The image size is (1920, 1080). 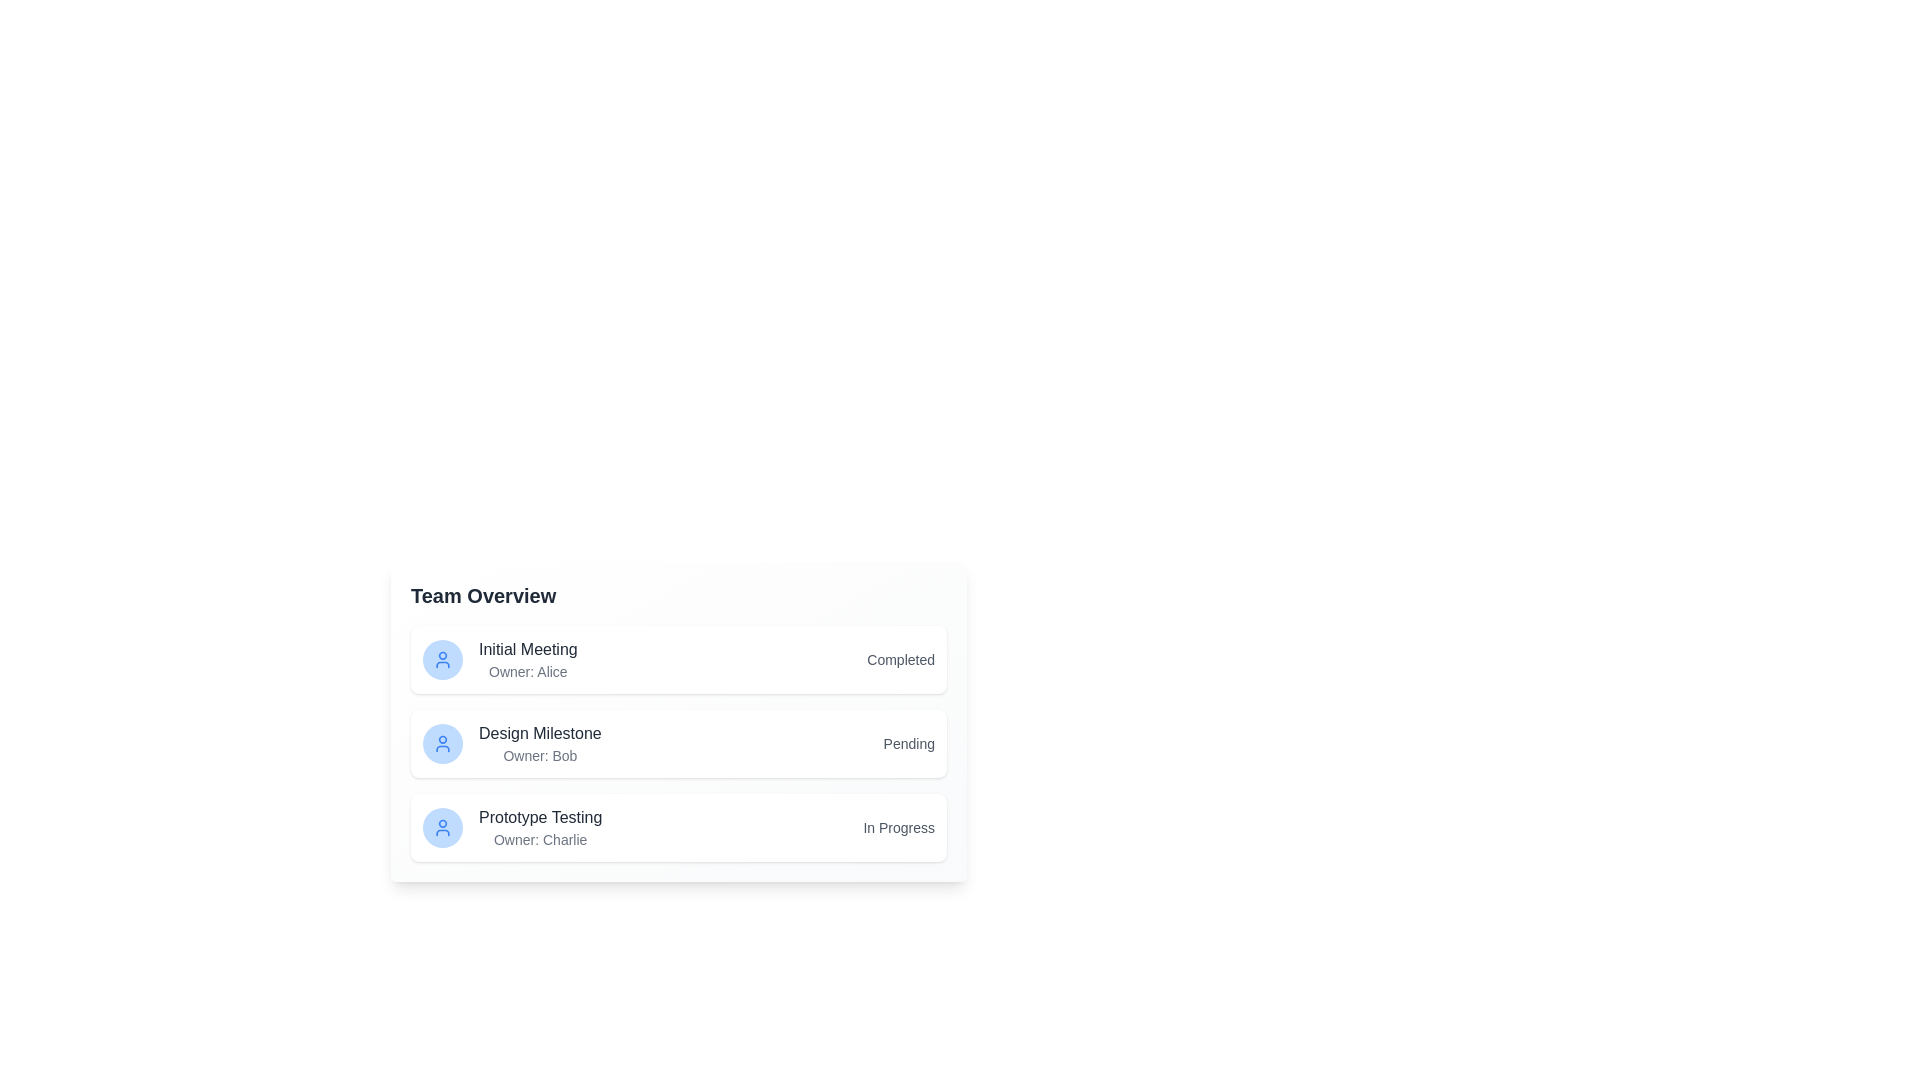 What do you see at coordinates (540, 733) in the screenshot?
I see `the text label displaying 'Design Milestone', which is the first line of text in the second item of a vertically arranged list` at bounding box center [540, 733].